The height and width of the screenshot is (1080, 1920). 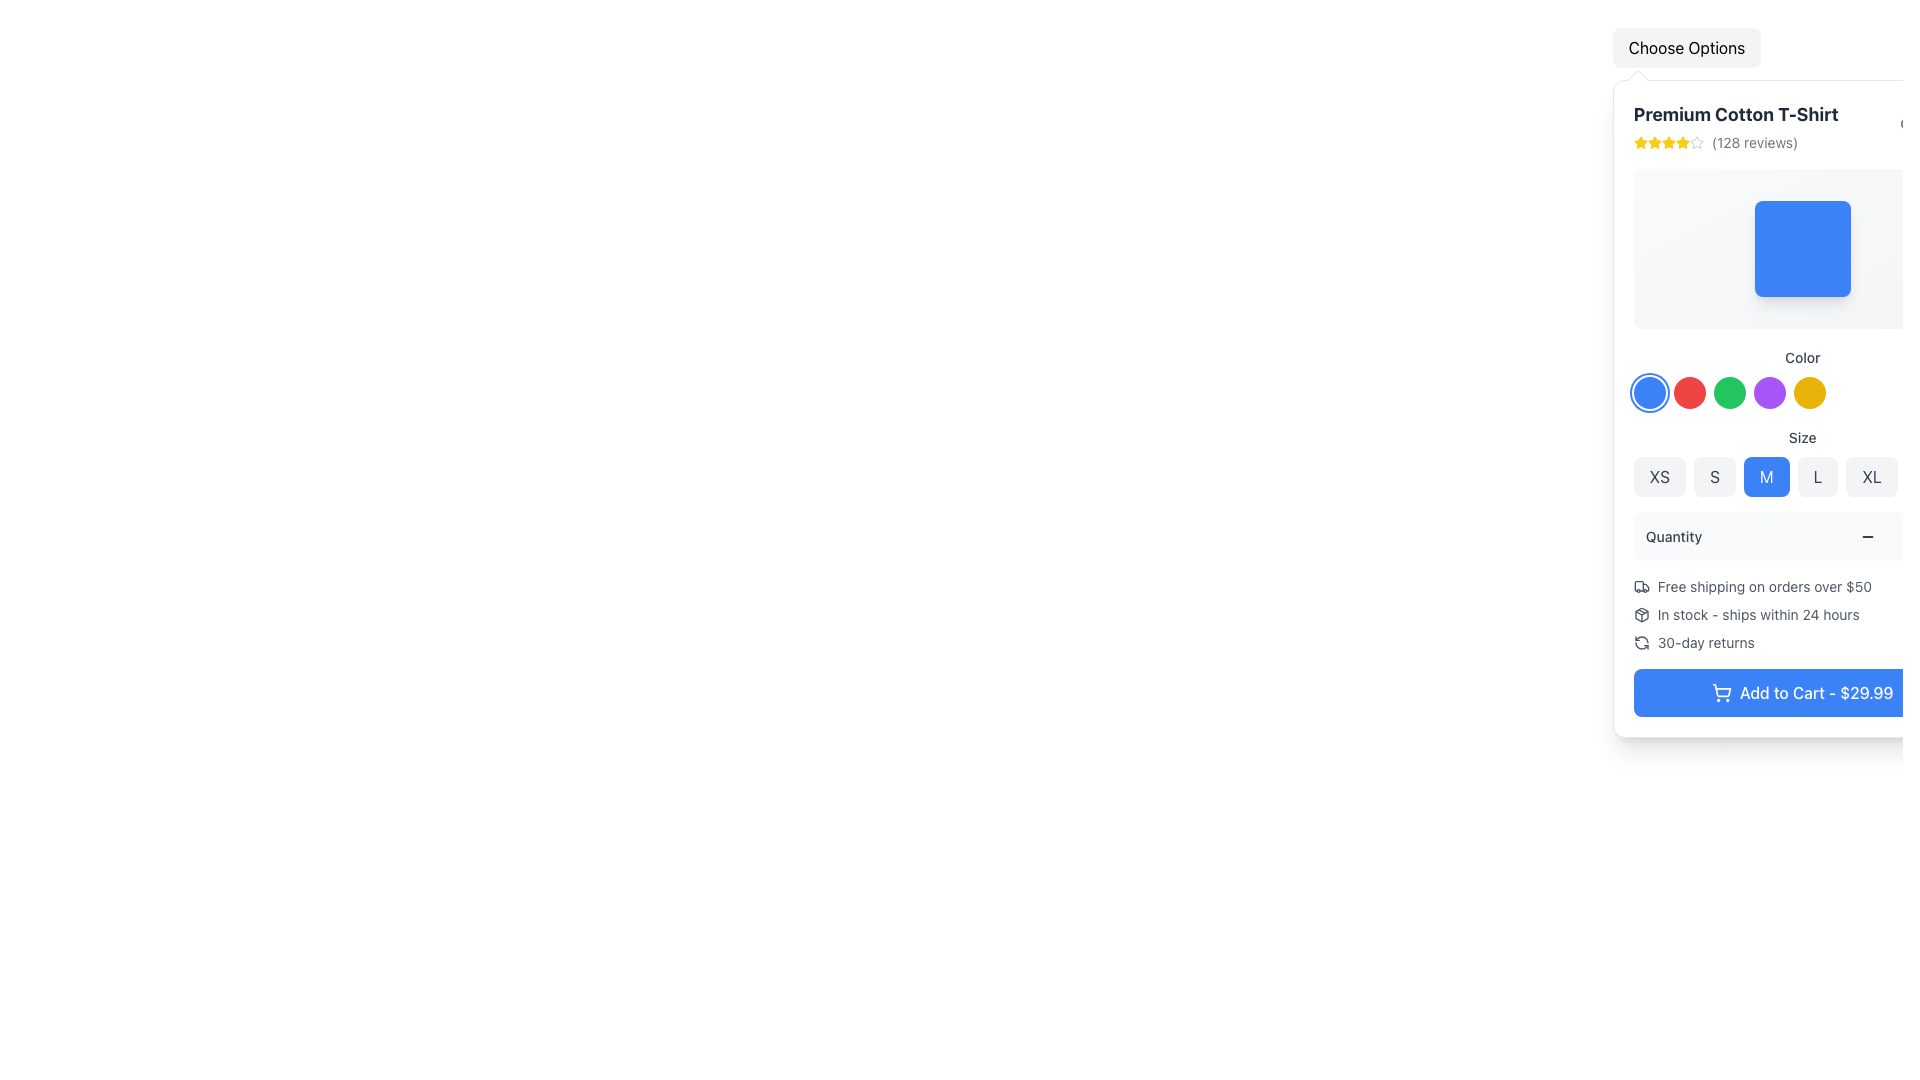 What do you see at coordinates (1735, 141) in the screenshot?
I see `the text label displaying the count of reviews for the Premium Cotton T-Shirt, located under the title and following the rating stars` at bounding box center [1735, 141].